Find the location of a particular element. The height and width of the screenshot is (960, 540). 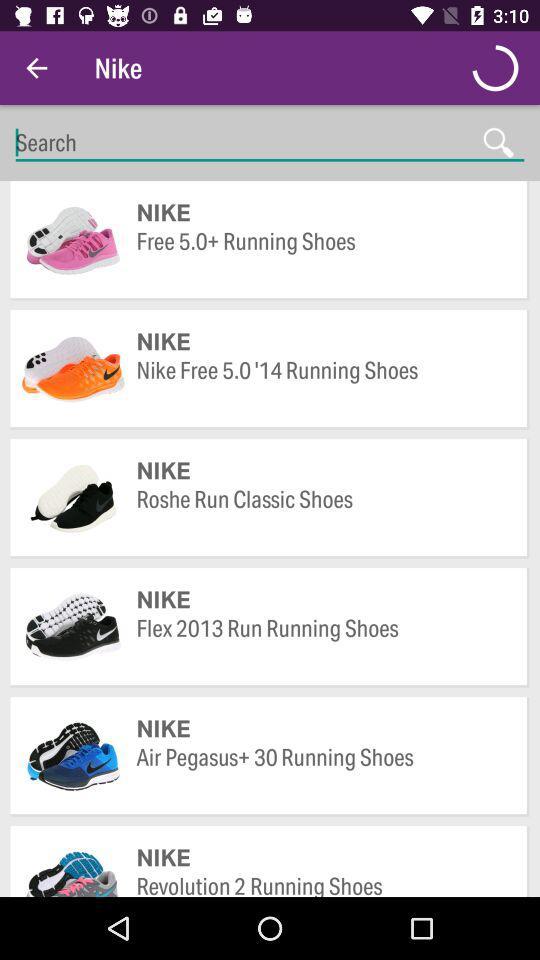

the item above nike is located at coordinates (322, 513).